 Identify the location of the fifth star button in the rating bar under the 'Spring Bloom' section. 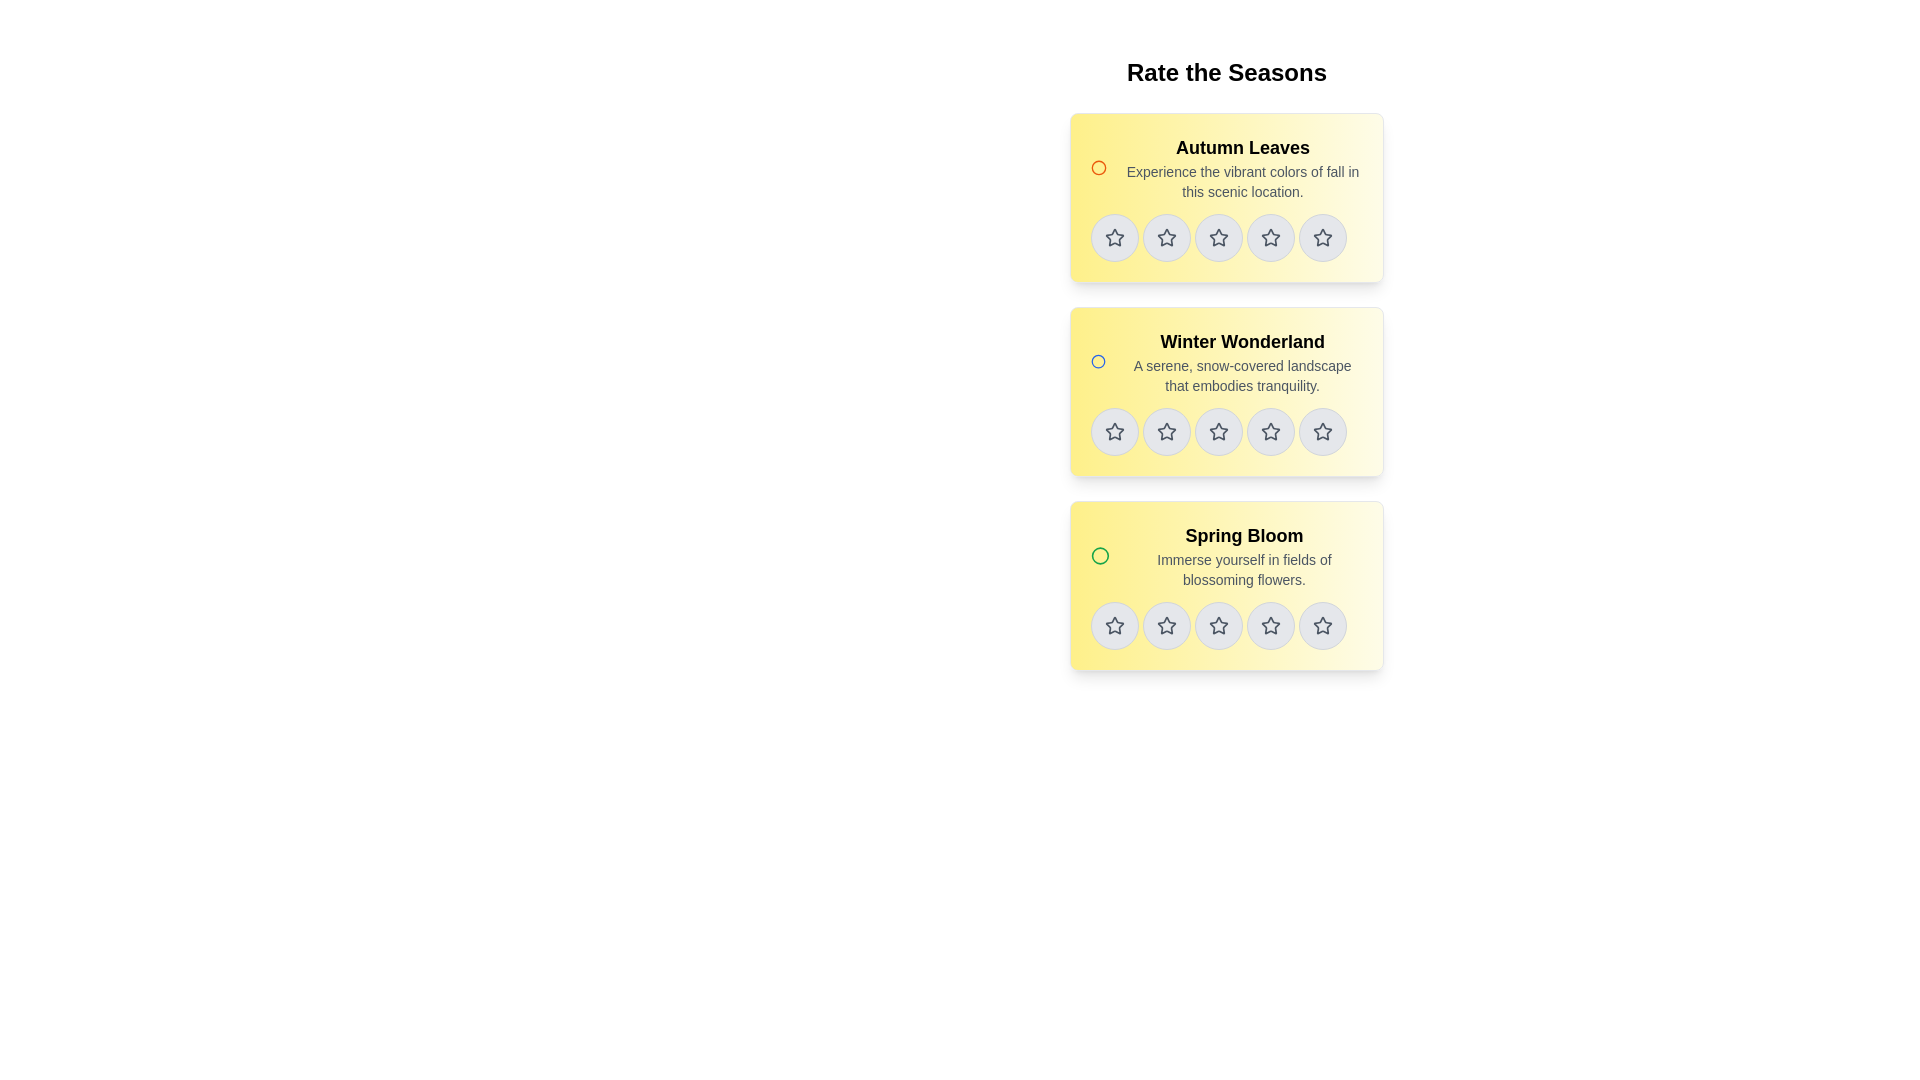
(1323, 624).